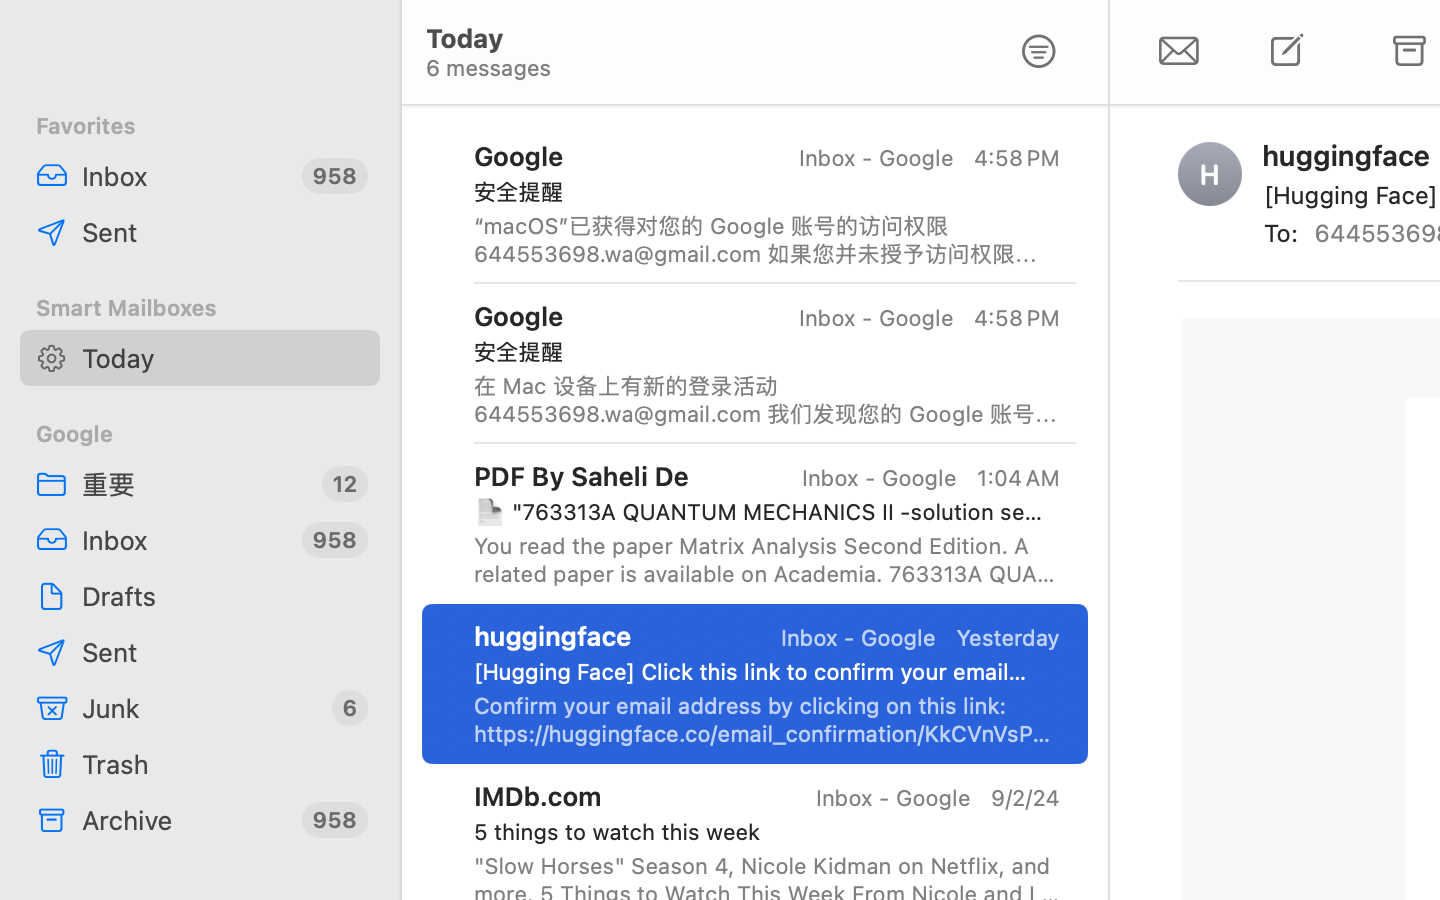  I want to click on 'Trash', so click(223, 763).